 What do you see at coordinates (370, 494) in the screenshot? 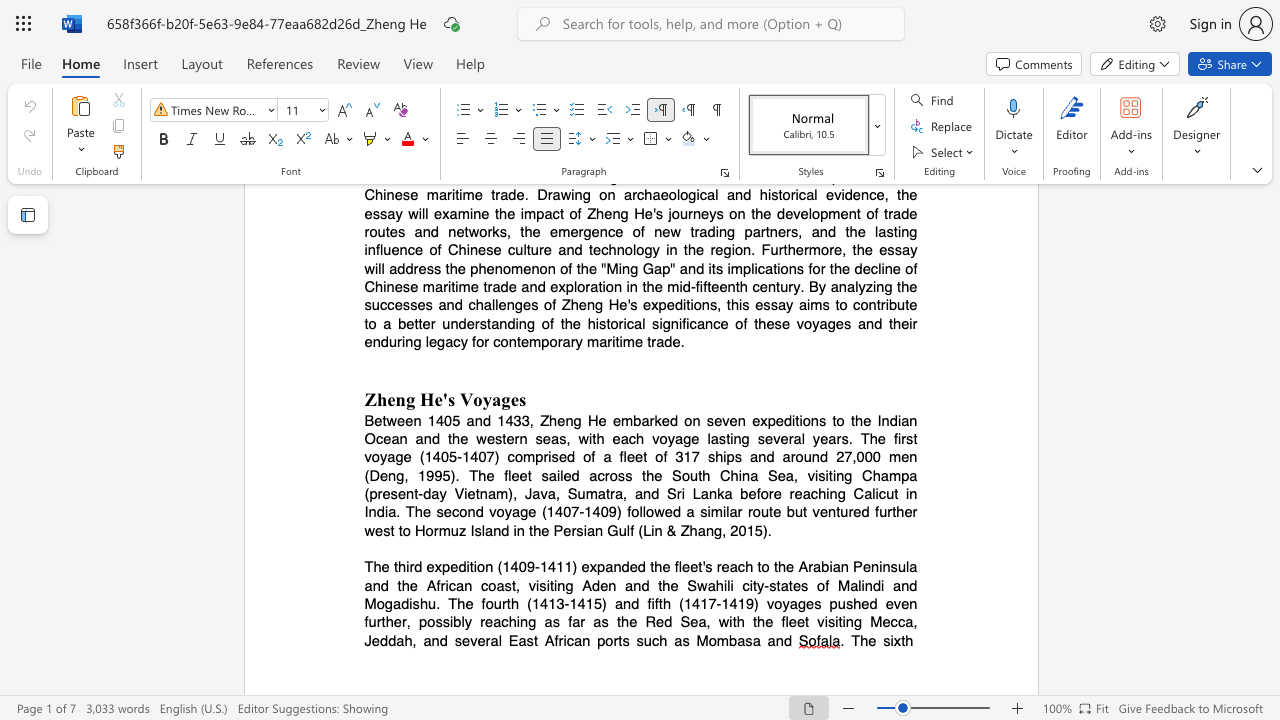
I see `the space between the continuous character "(" and "p" in the text` at bounding box center [370, 494].